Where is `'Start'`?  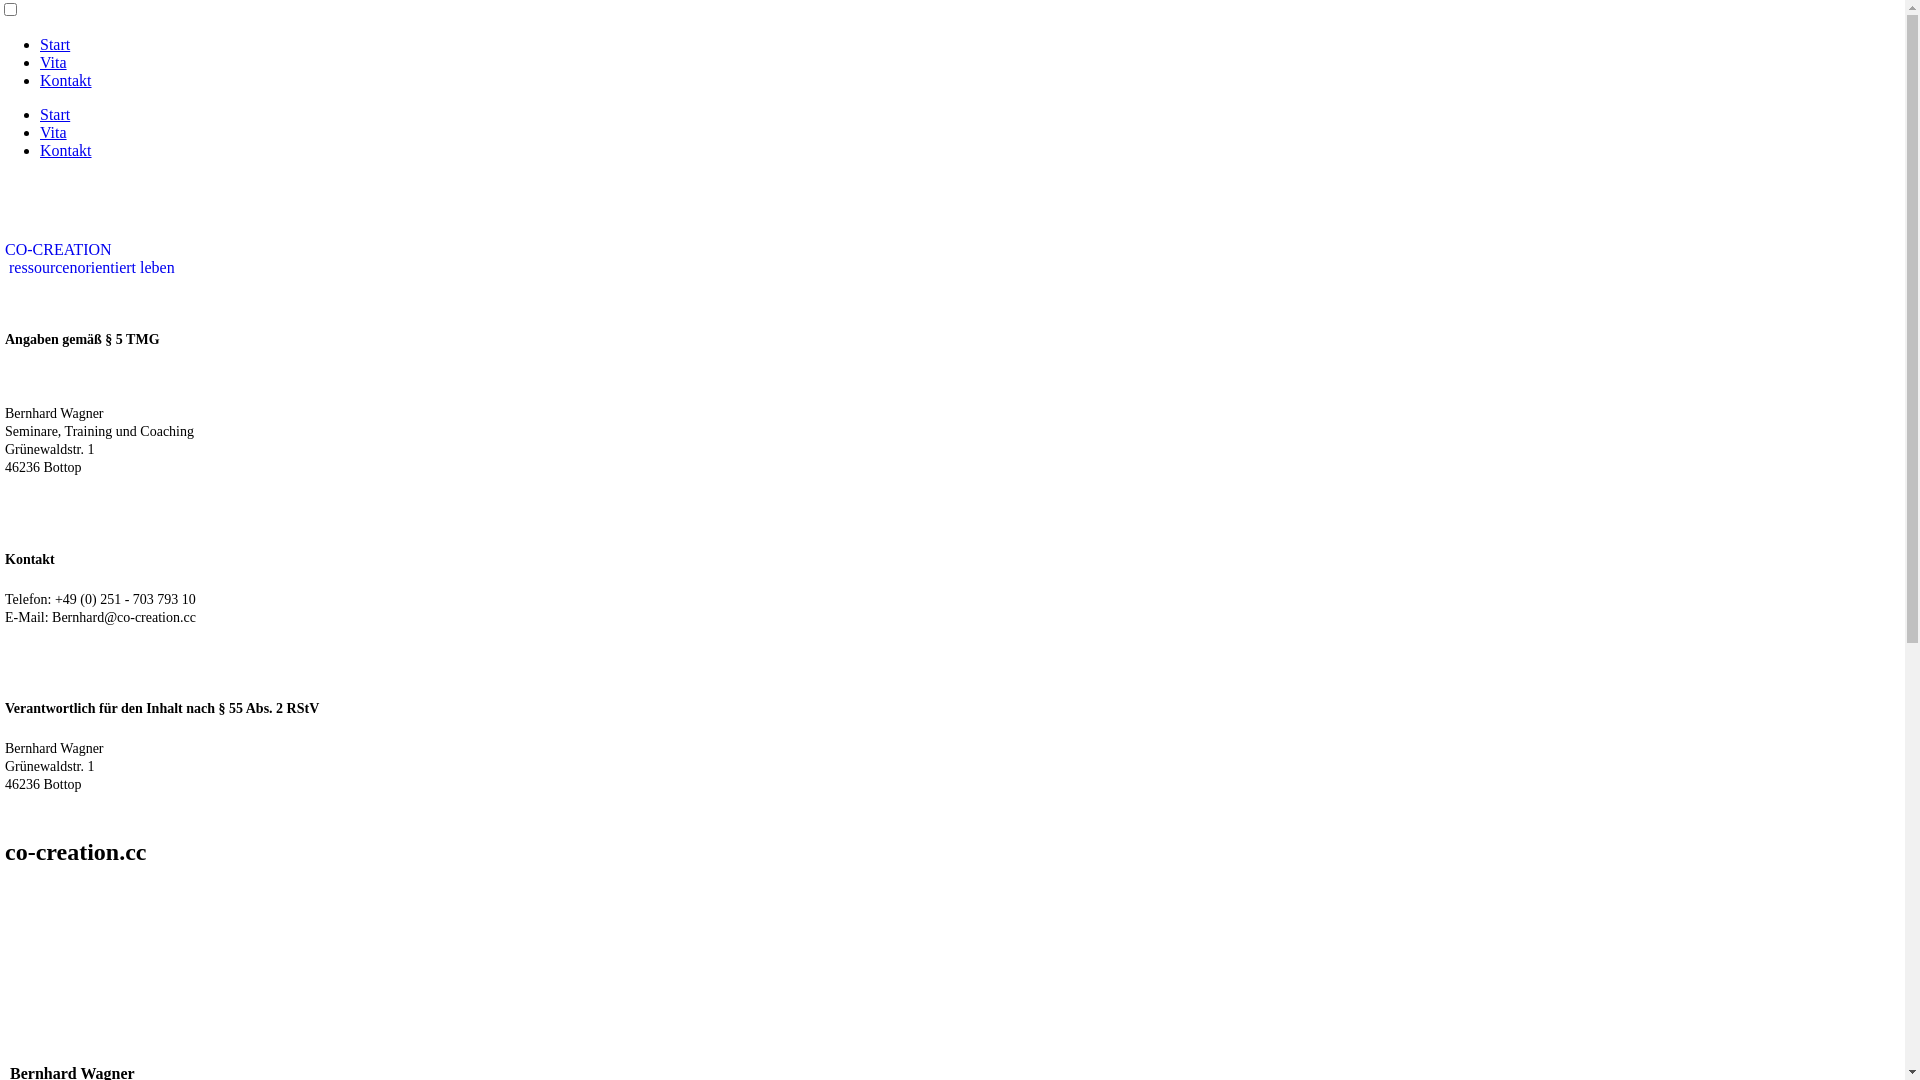
'Start' is located at coordinates (54, 44).